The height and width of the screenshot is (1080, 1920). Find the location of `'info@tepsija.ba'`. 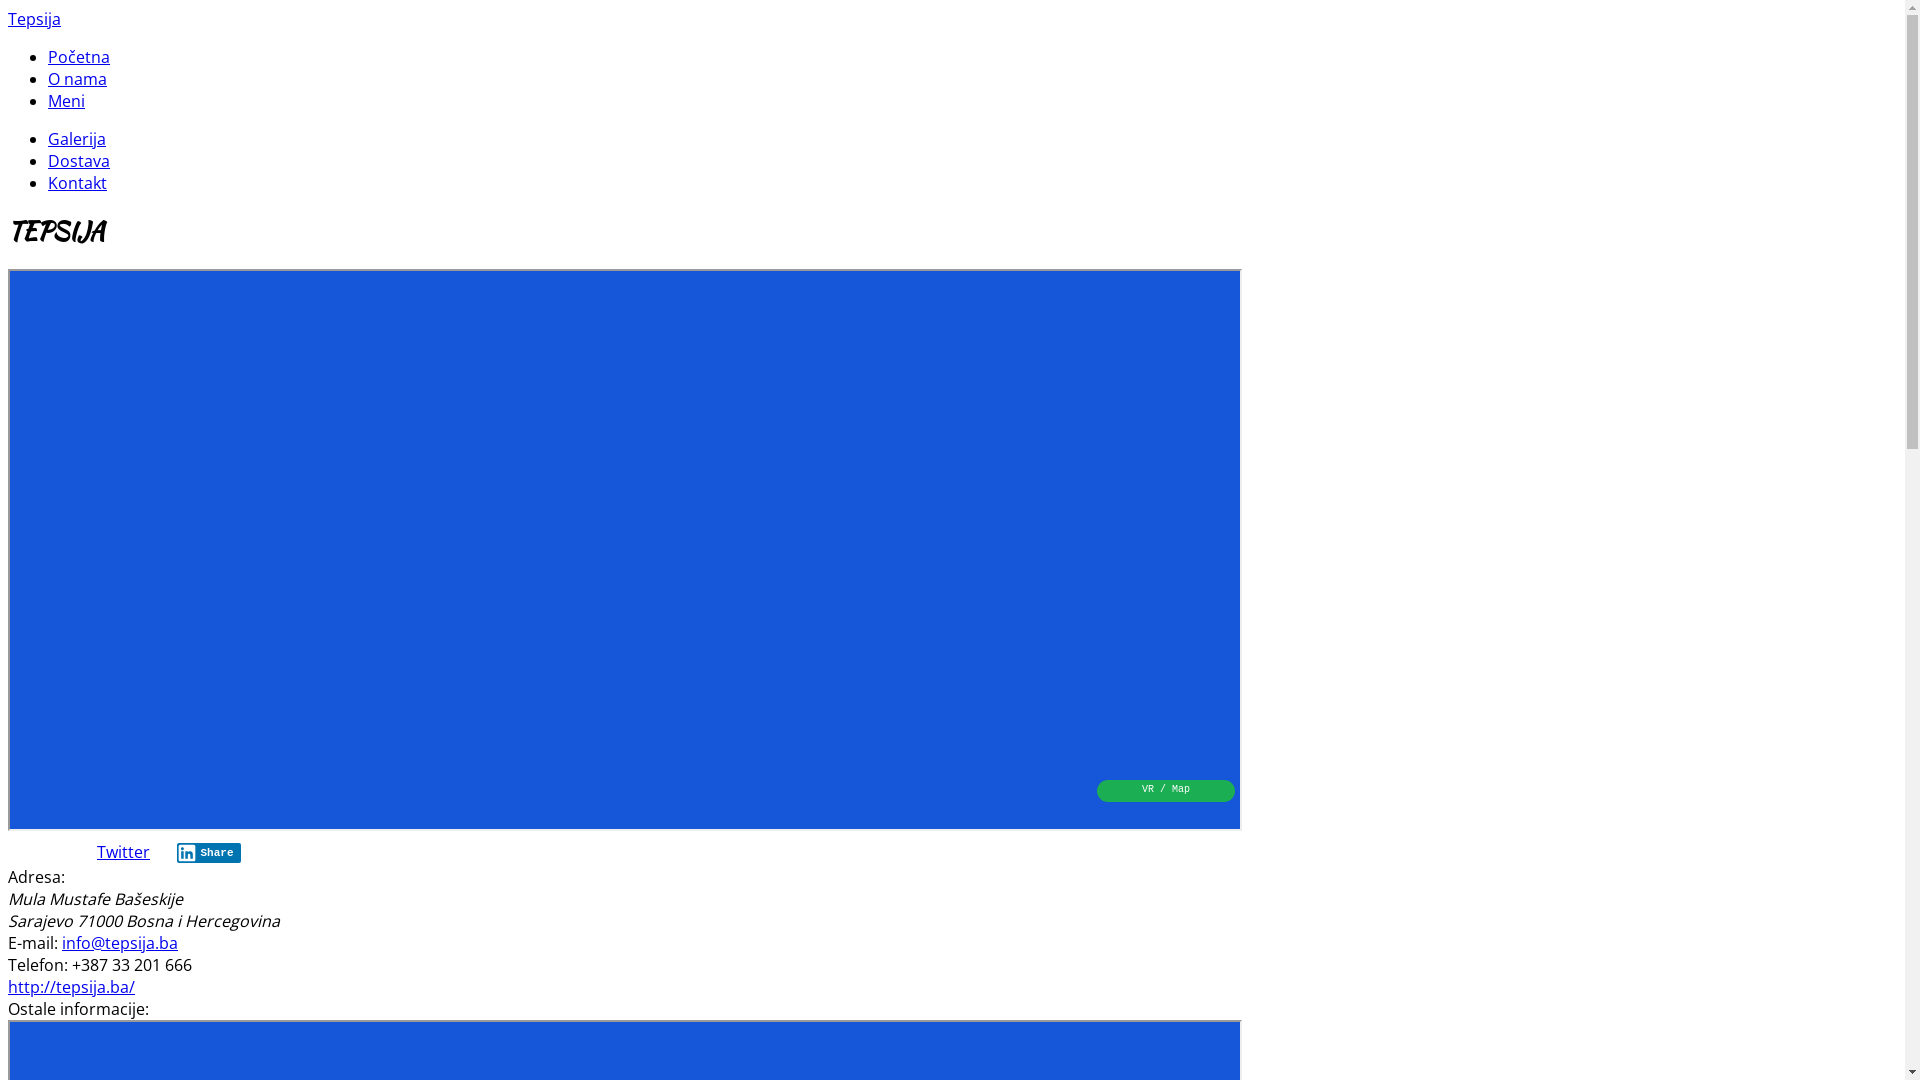

'info@tepsija.ba' is located at coordinates (119, 942).